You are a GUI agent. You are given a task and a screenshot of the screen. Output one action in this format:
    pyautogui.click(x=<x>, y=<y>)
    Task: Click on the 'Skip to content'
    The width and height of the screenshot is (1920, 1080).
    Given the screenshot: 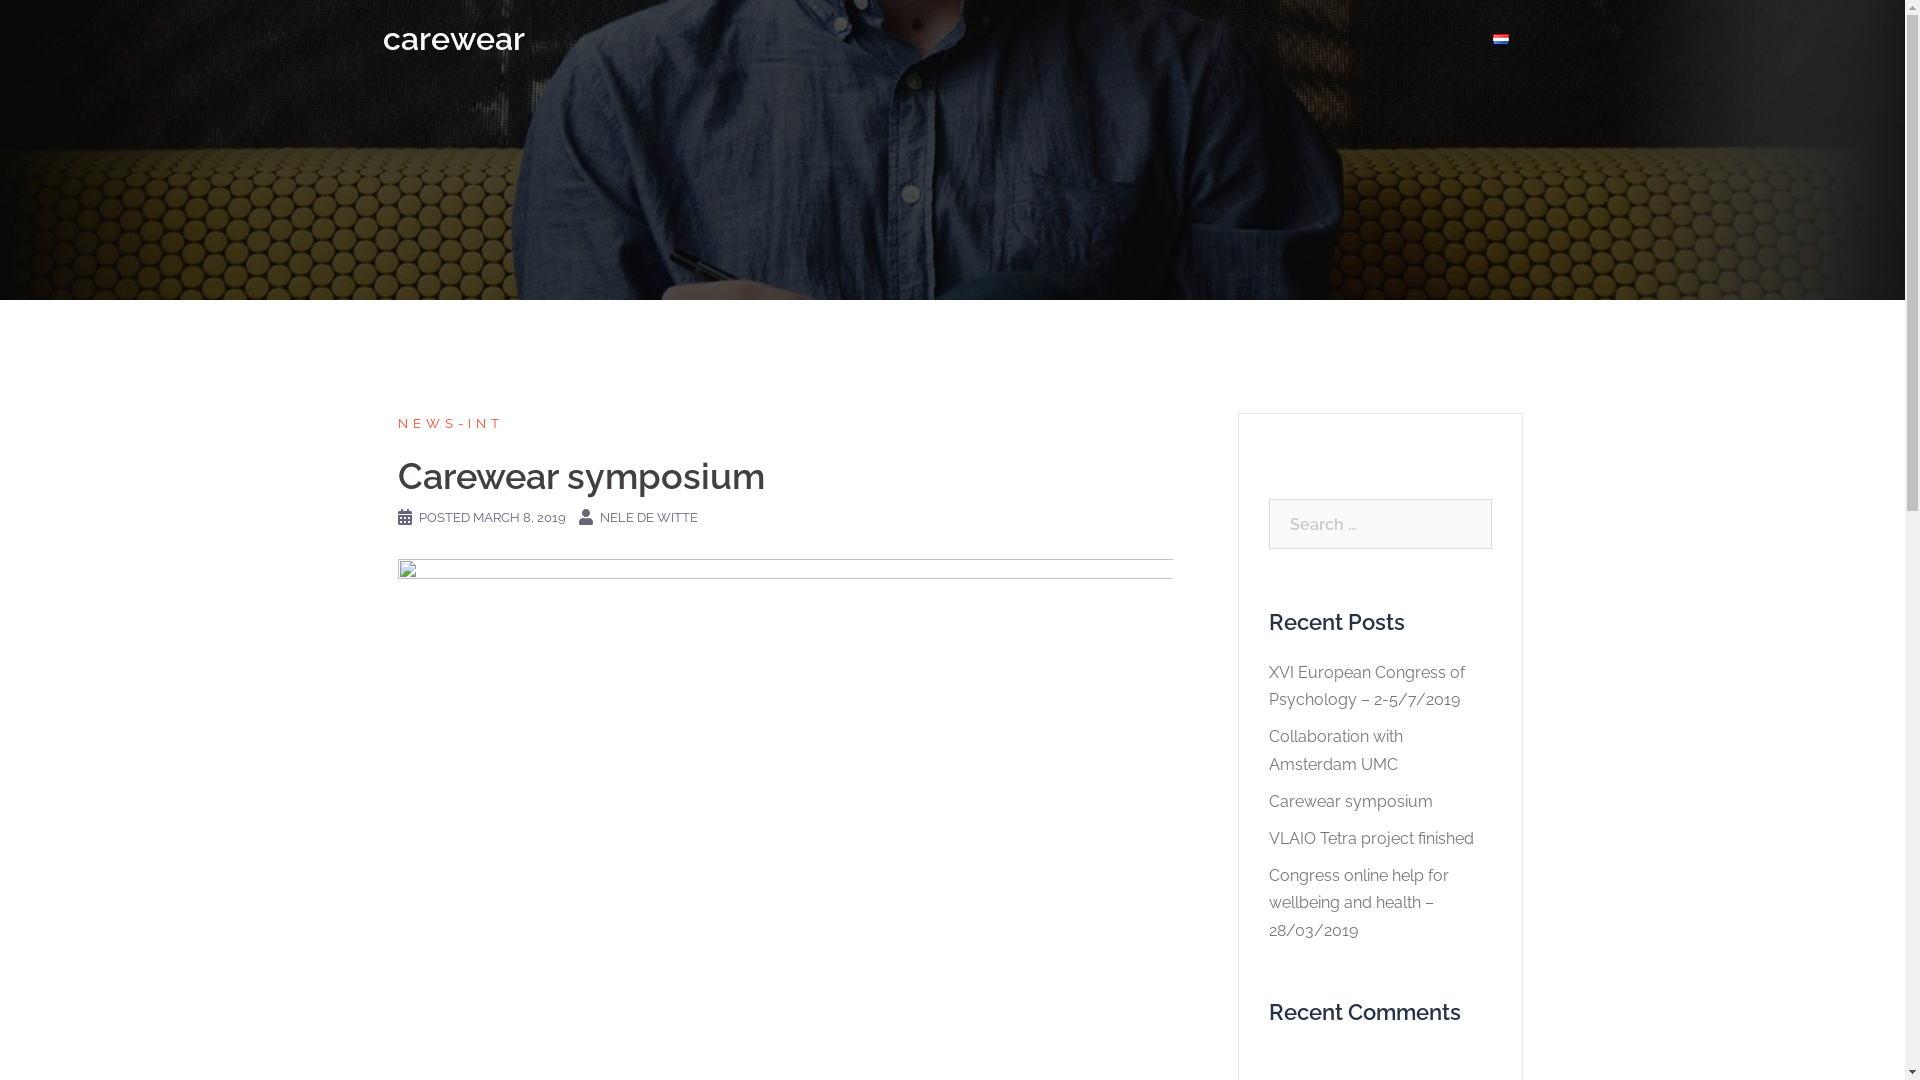 What is the action you would take?
    pyautogui.click(x=0, y=0)
    